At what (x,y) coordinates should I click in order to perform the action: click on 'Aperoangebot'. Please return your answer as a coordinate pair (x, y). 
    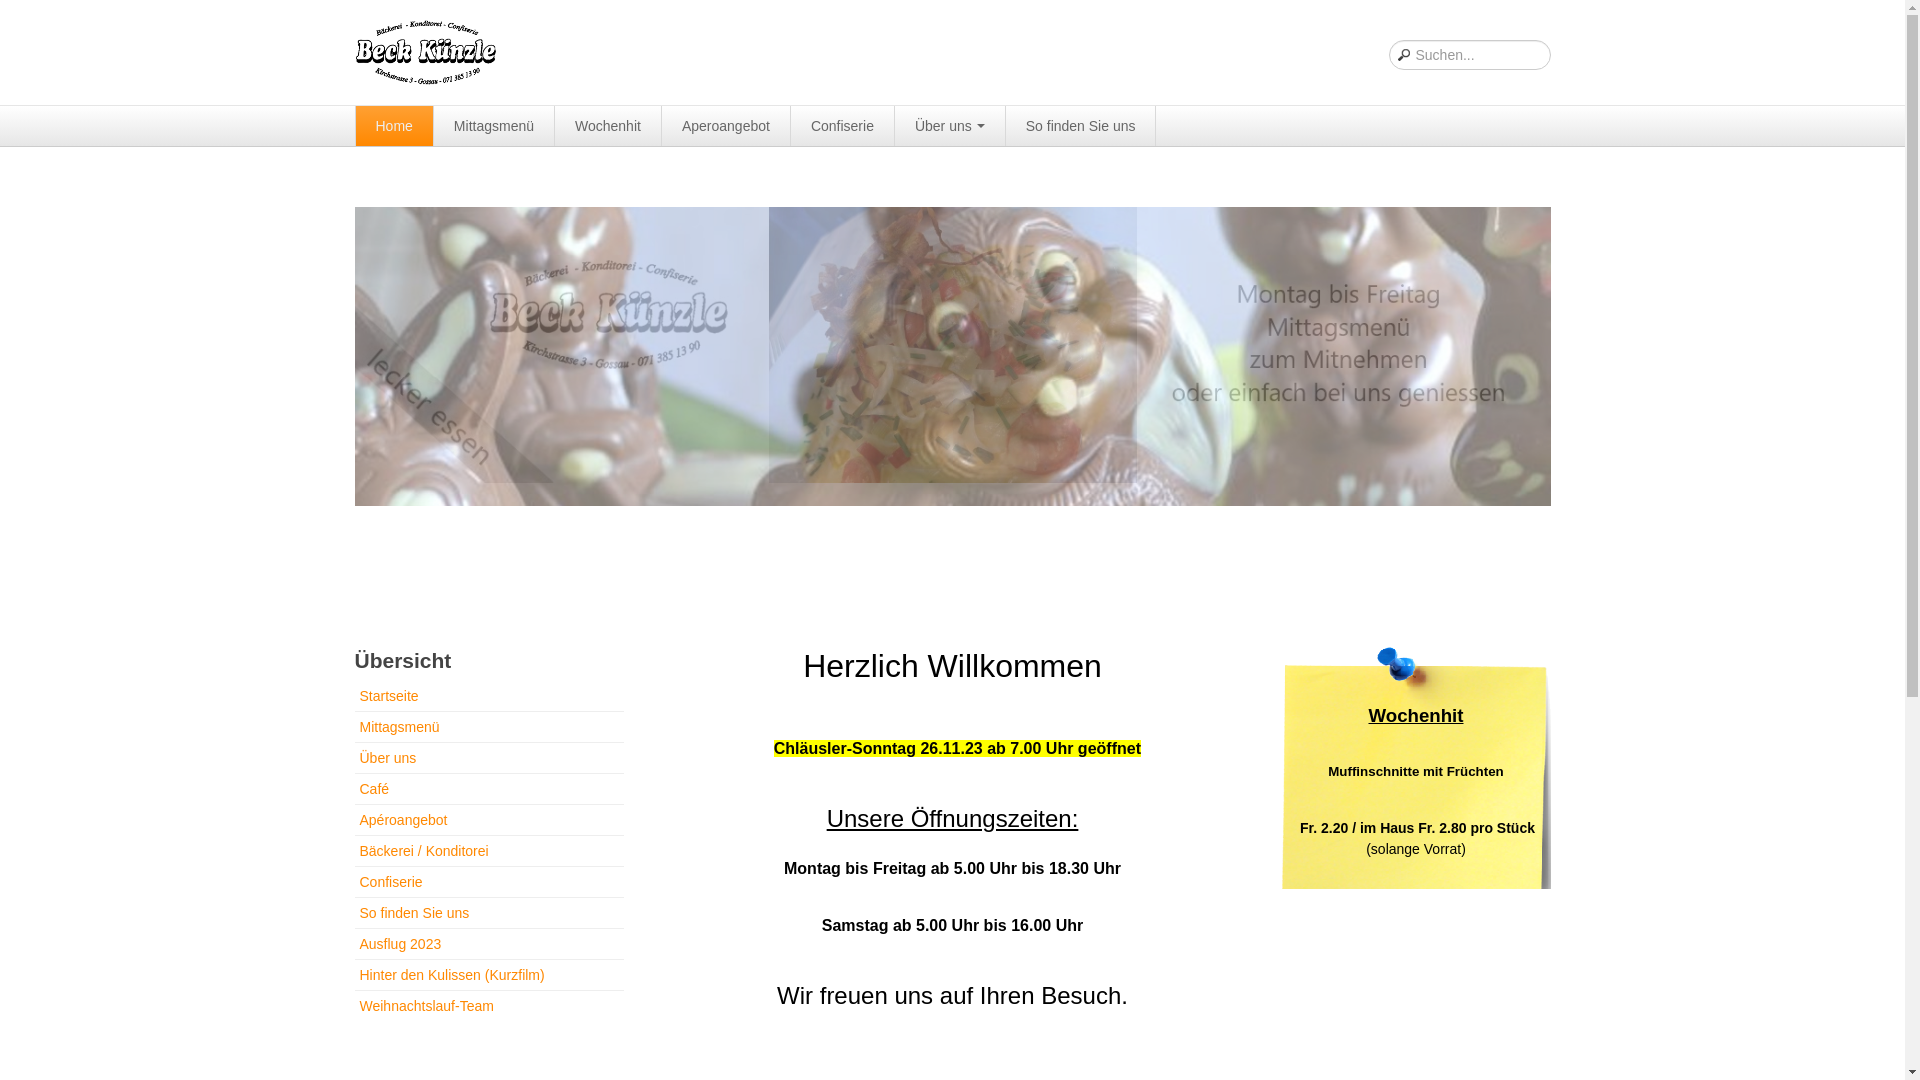
    Looking at the image, I should click on (662, 126).